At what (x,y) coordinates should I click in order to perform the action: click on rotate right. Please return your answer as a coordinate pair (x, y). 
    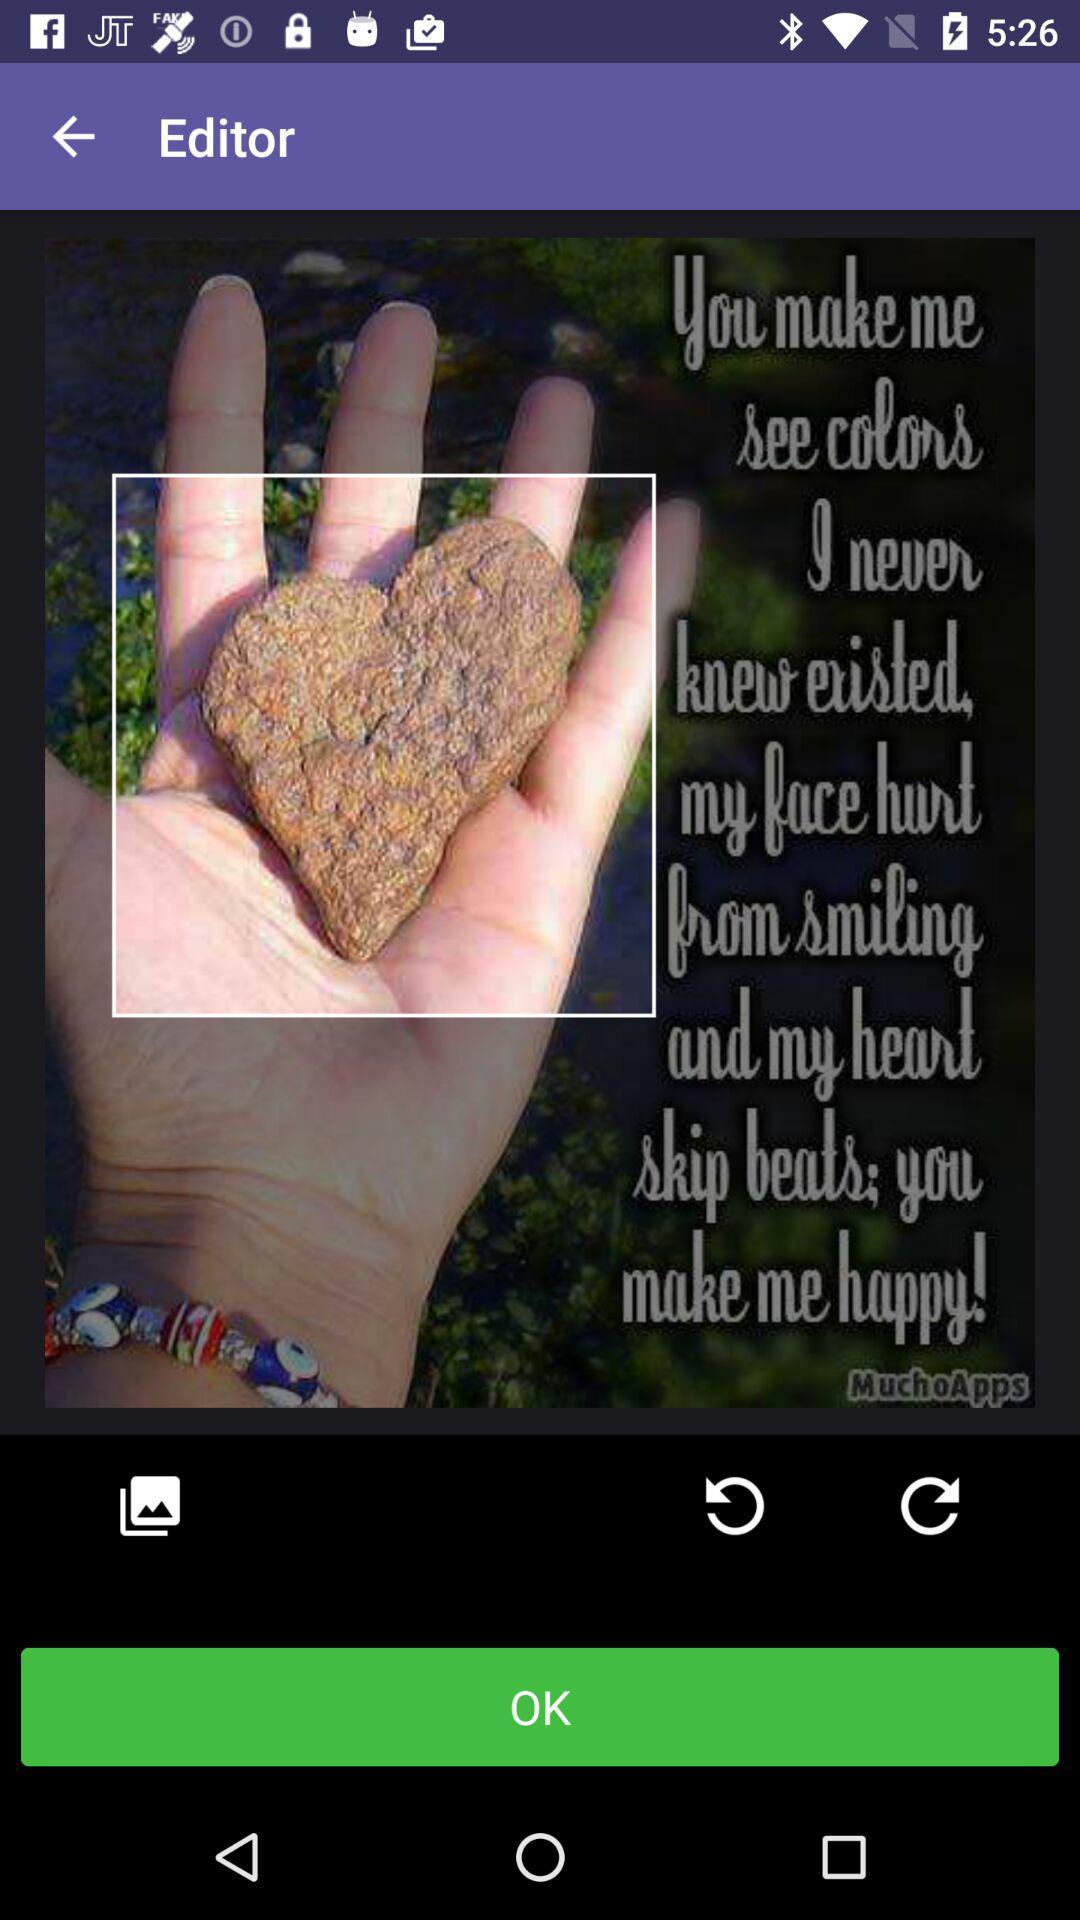
    Looking at the image, I should click on (929, 1506).